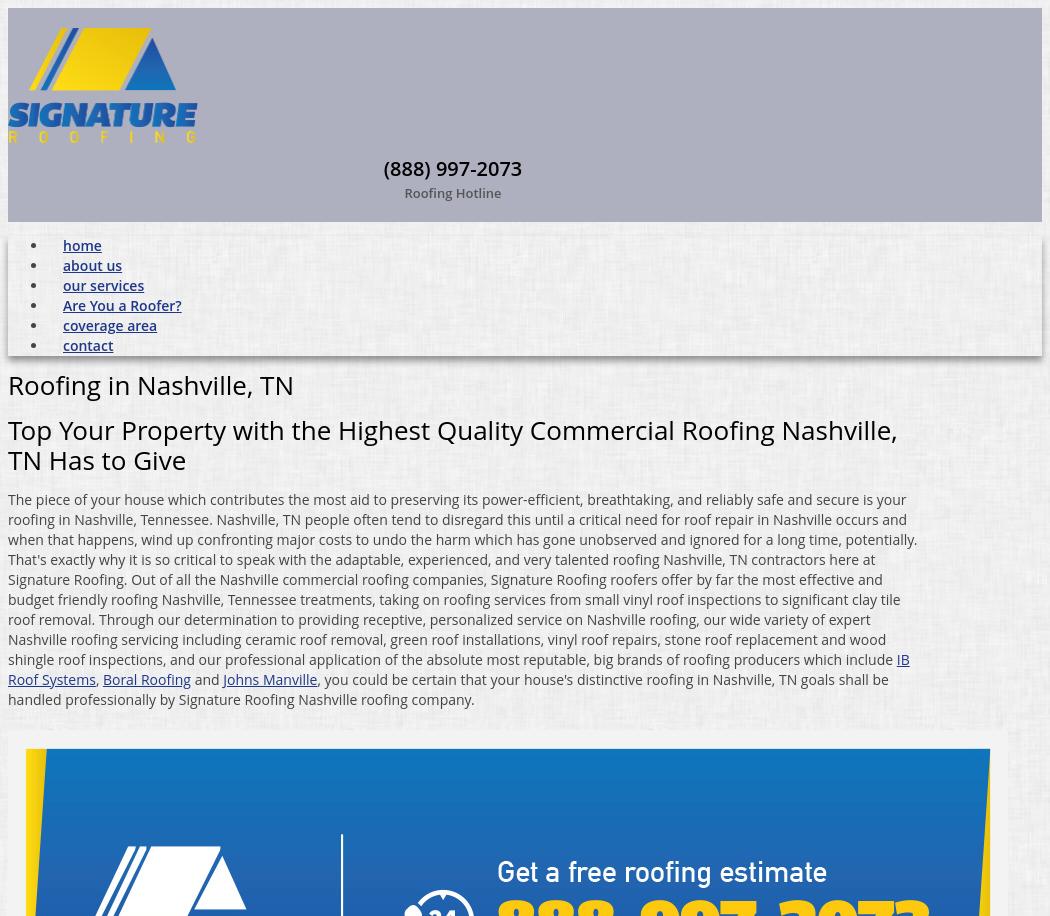 This screenshot has width=1050, height=916. What do you see at coordinates (205, 677) in the screenshot?
I see `'and'` at bounding box center [205, 677].